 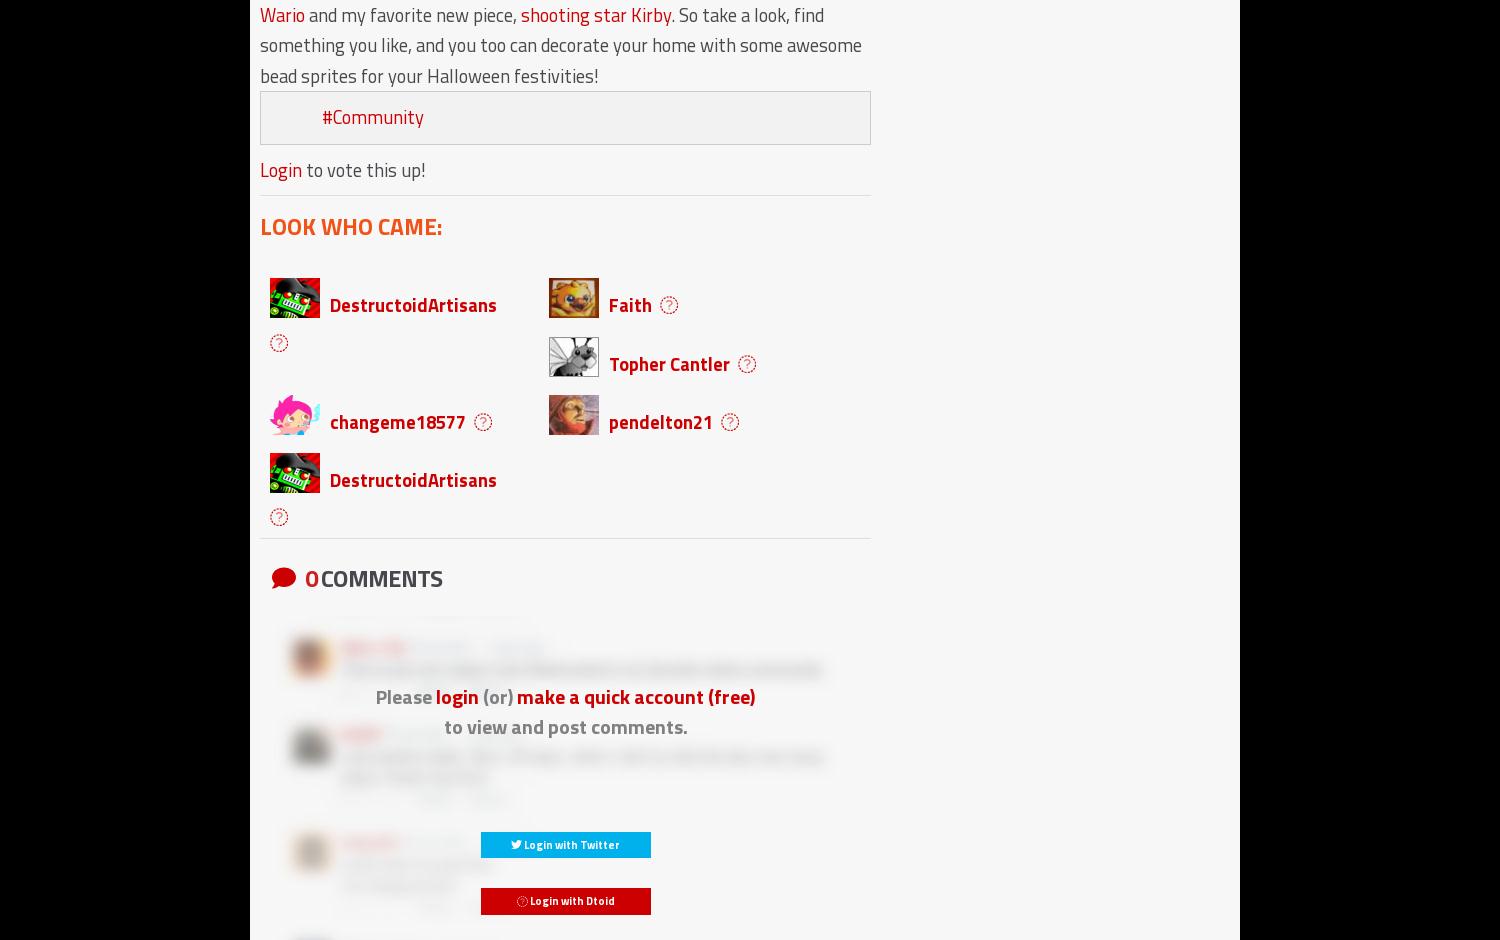 I want to click on 'Login', so click(x=259, y=169).